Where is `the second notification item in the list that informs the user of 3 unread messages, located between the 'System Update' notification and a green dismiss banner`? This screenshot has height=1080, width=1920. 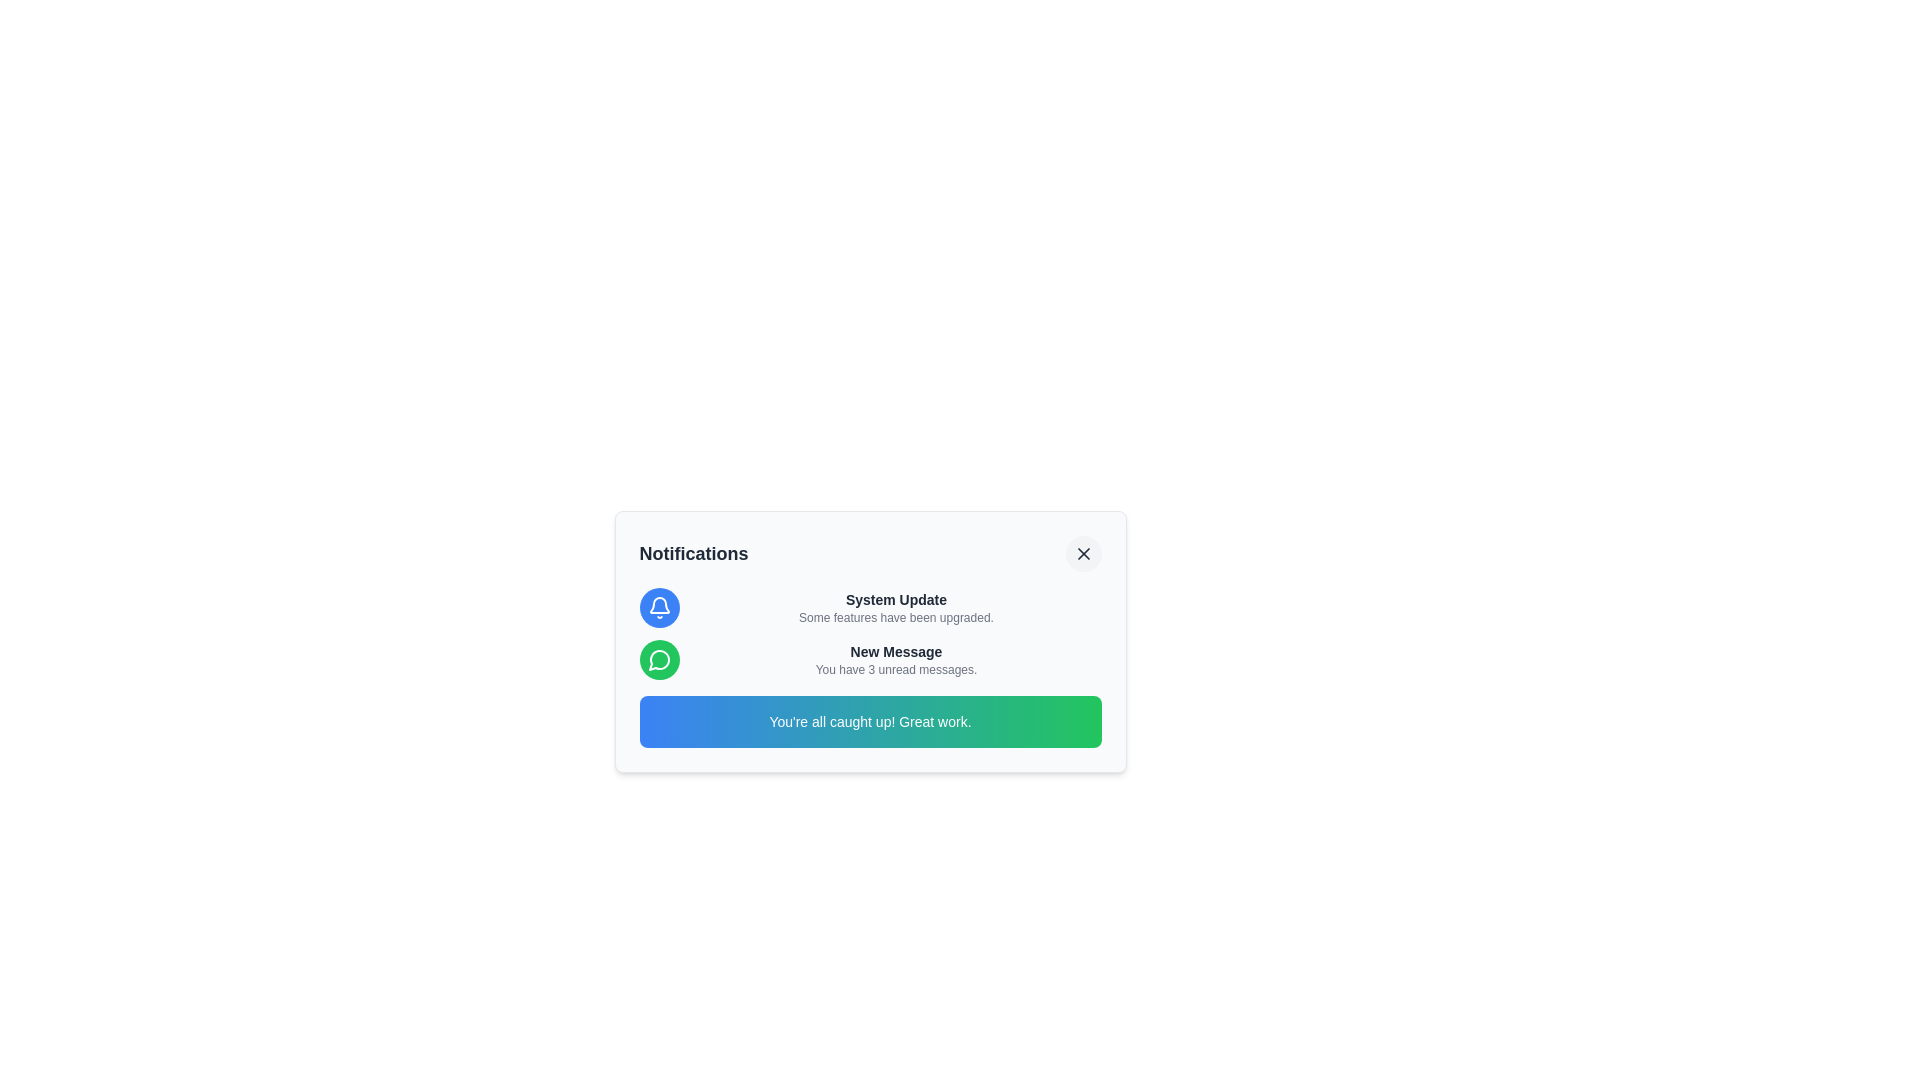
the second notification item in the list that informs the user of 3 unread messages, located between the 'System Update' notification and a green dismiss banner is located at coordinates (870, 659).